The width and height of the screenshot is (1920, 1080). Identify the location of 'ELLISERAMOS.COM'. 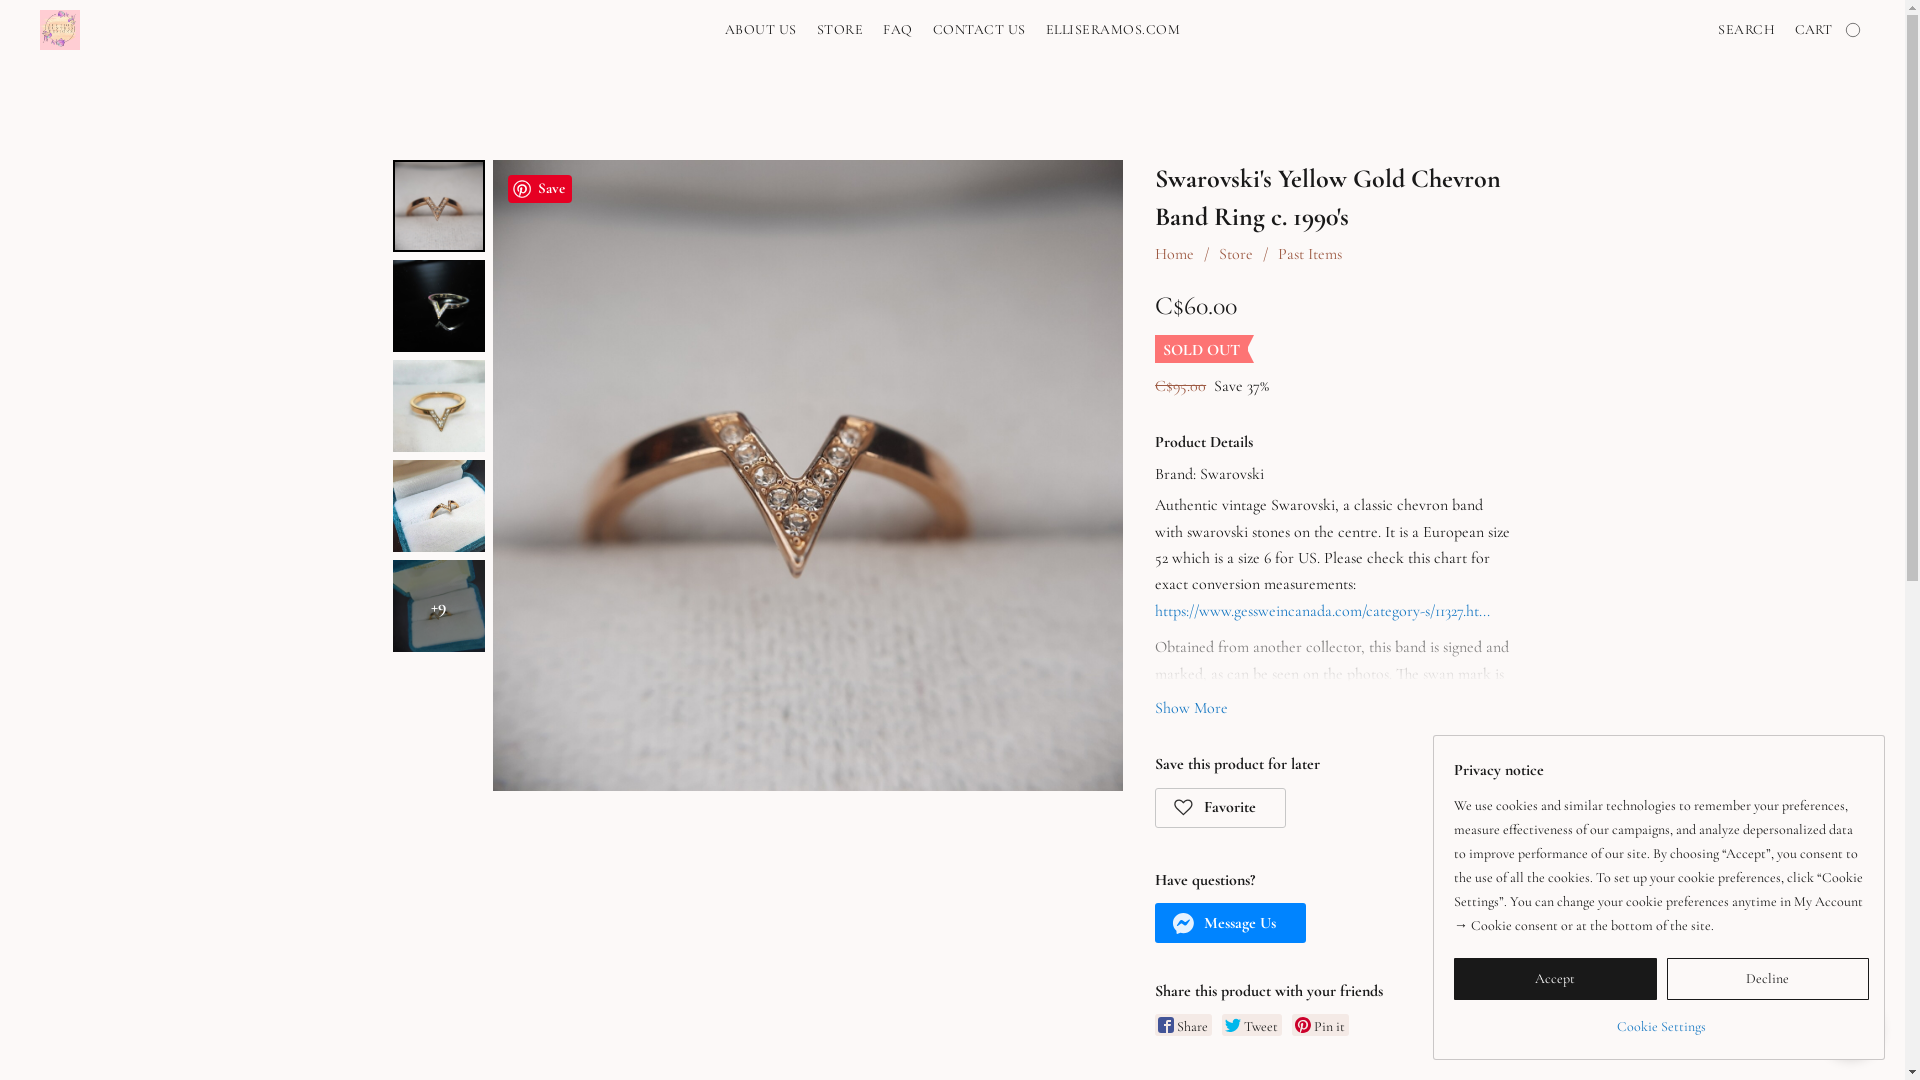
(1107, 30).